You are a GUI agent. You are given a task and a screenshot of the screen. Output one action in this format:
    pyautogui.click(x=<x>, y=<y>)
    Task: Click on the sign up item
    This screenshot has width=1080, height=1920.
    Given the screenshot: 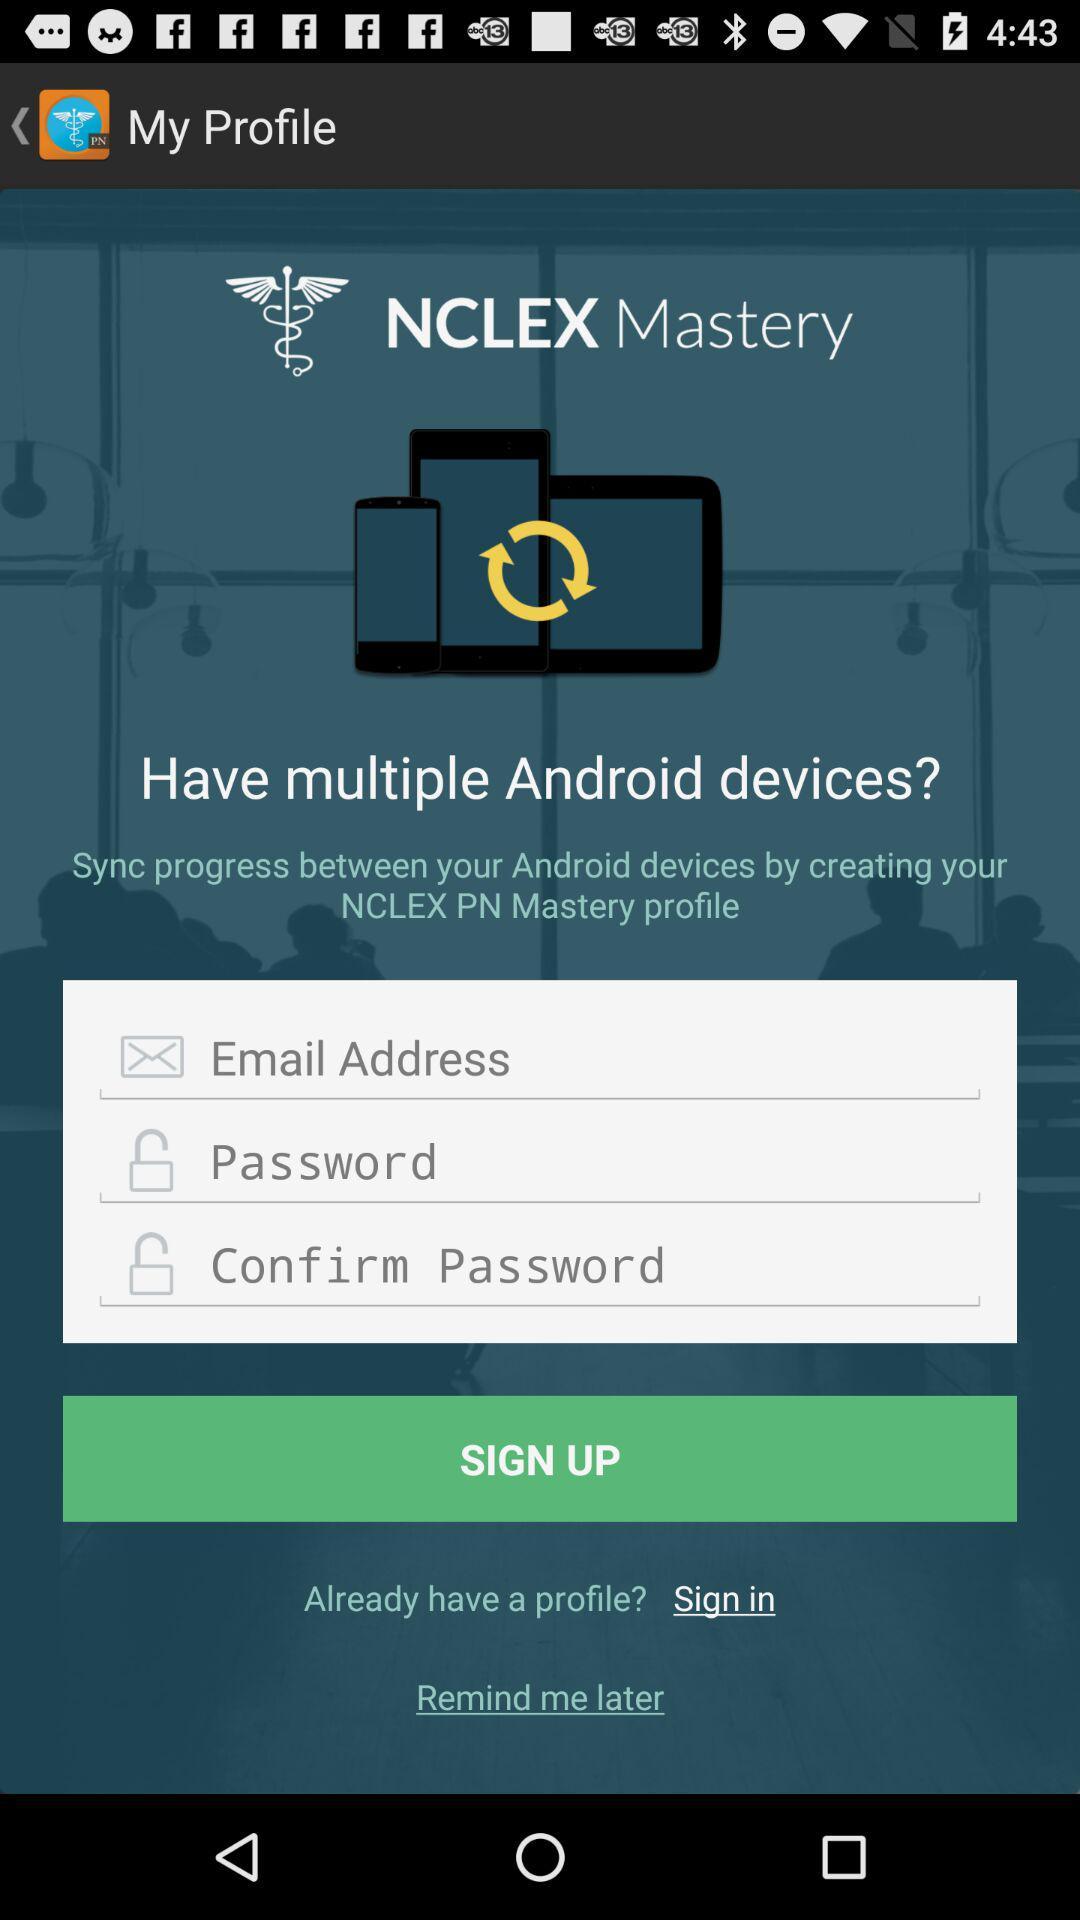 What is the action you would take?
    pyautogui.click(x=540, y=1458)
    